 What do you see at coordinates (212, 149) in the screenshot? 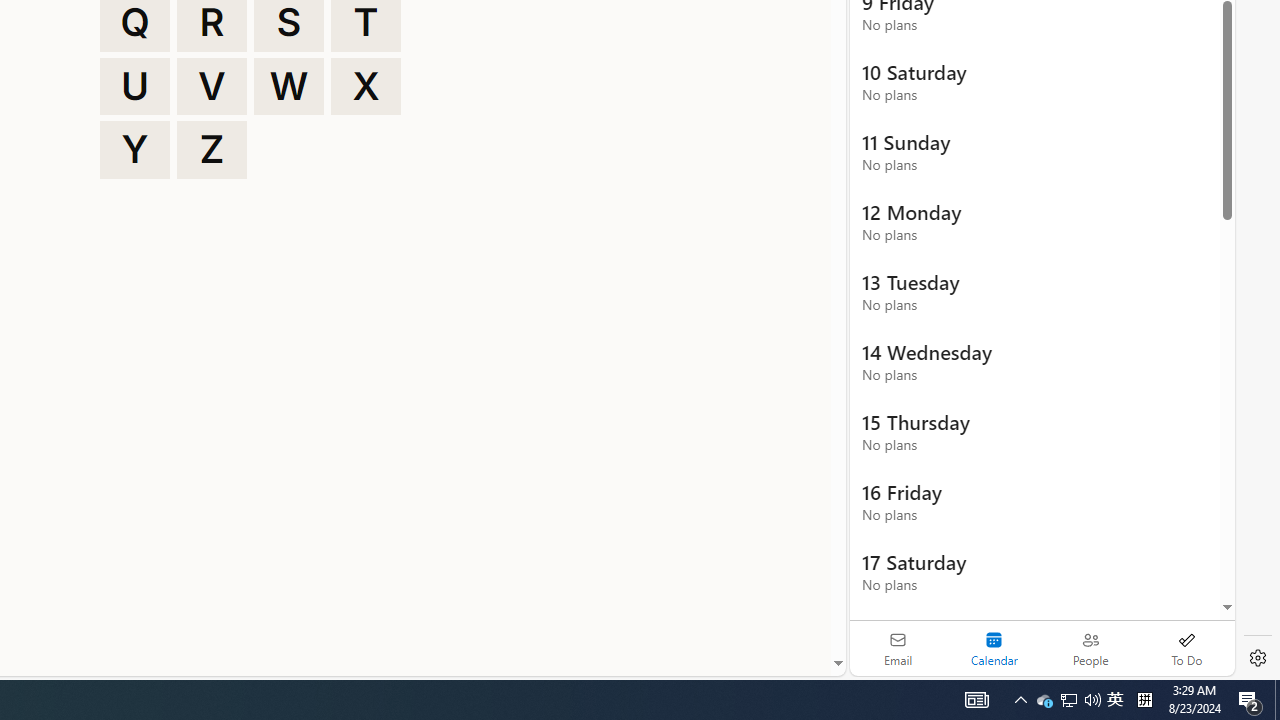
I see `'Z'` at bounding box center [212, 149].